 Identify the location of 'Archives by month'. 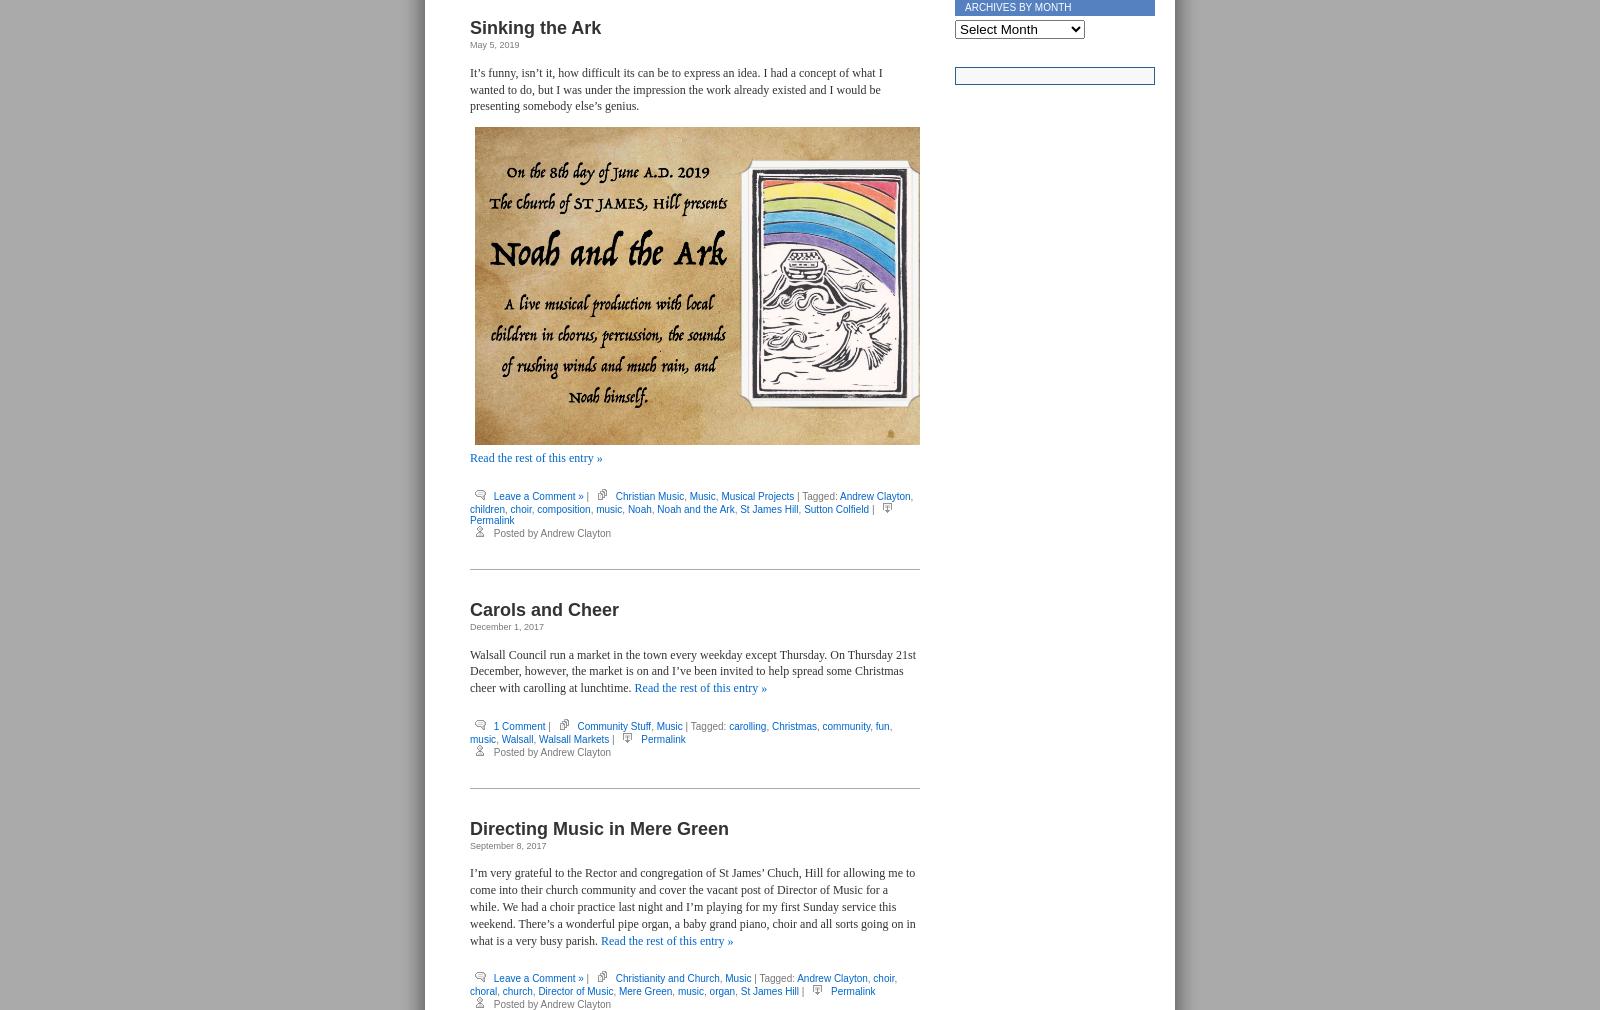
(1017, 6).